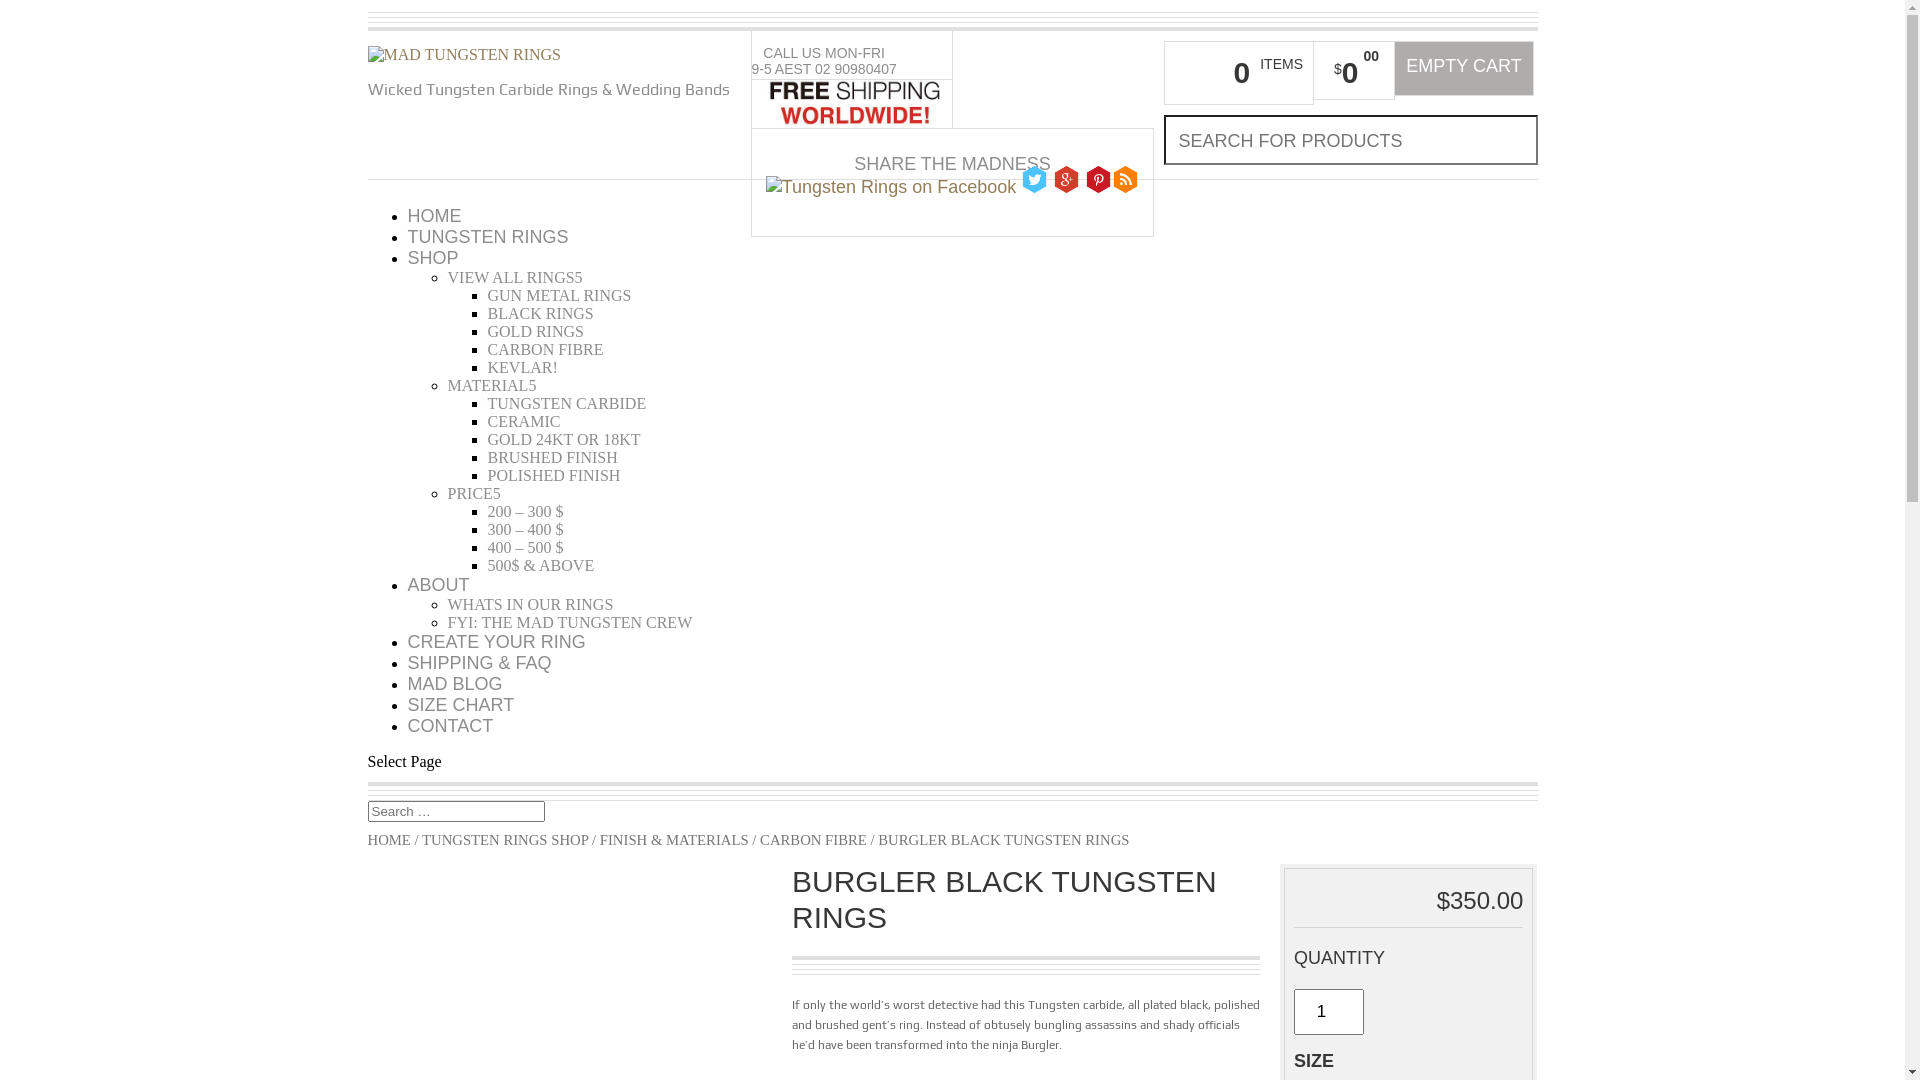 The width and height of the screenshot is (1920, 1080). What do you see at coordinates (407, 663) in the screenshot?
I see `'SHIPPING & FAQ'` at bounding box center [407, 663].